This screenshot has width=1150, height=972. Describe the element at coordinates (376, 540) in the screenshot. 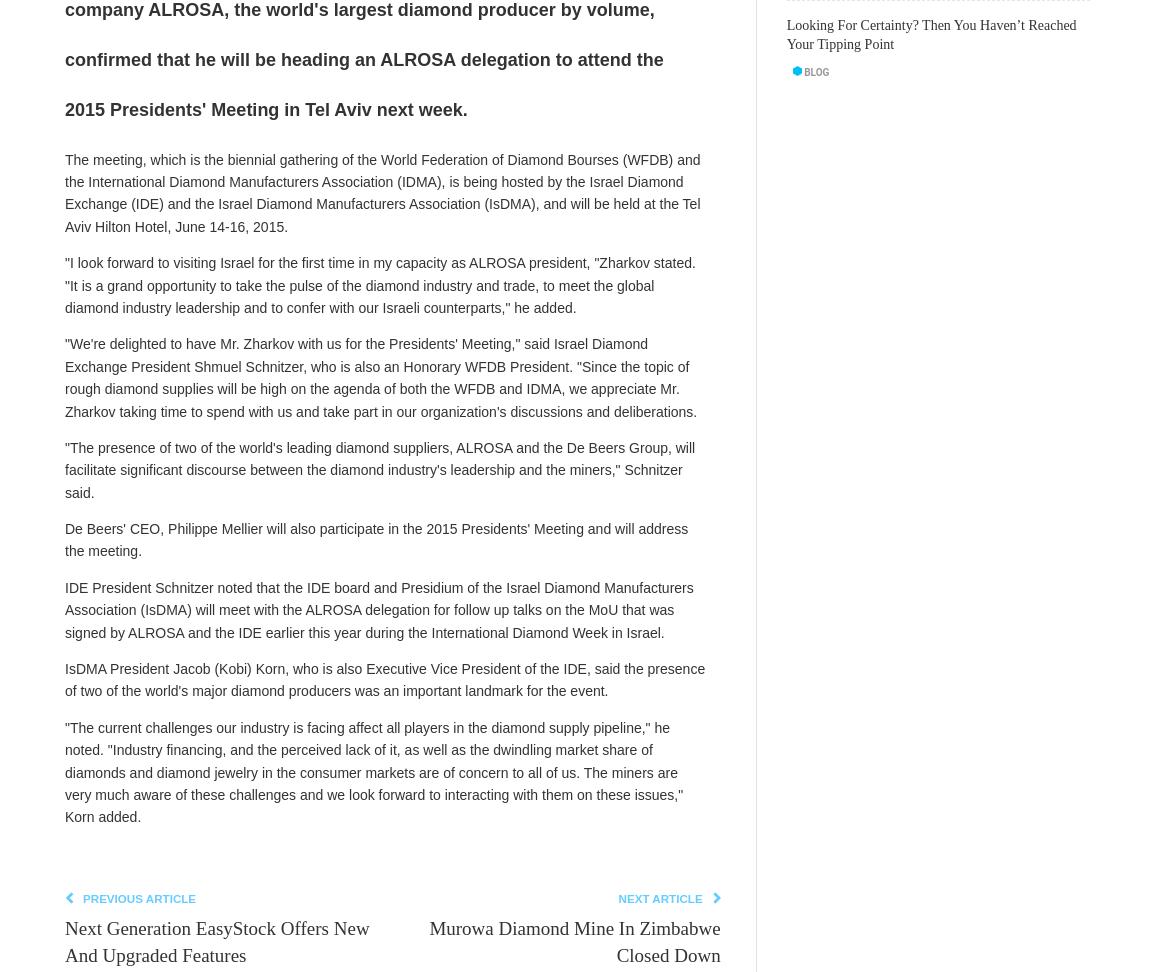

I see `'De Beers' CEO, Philippe Mellier will also participate in the 2015 Presidents' Meeting and will address the meeting.'` at that location.